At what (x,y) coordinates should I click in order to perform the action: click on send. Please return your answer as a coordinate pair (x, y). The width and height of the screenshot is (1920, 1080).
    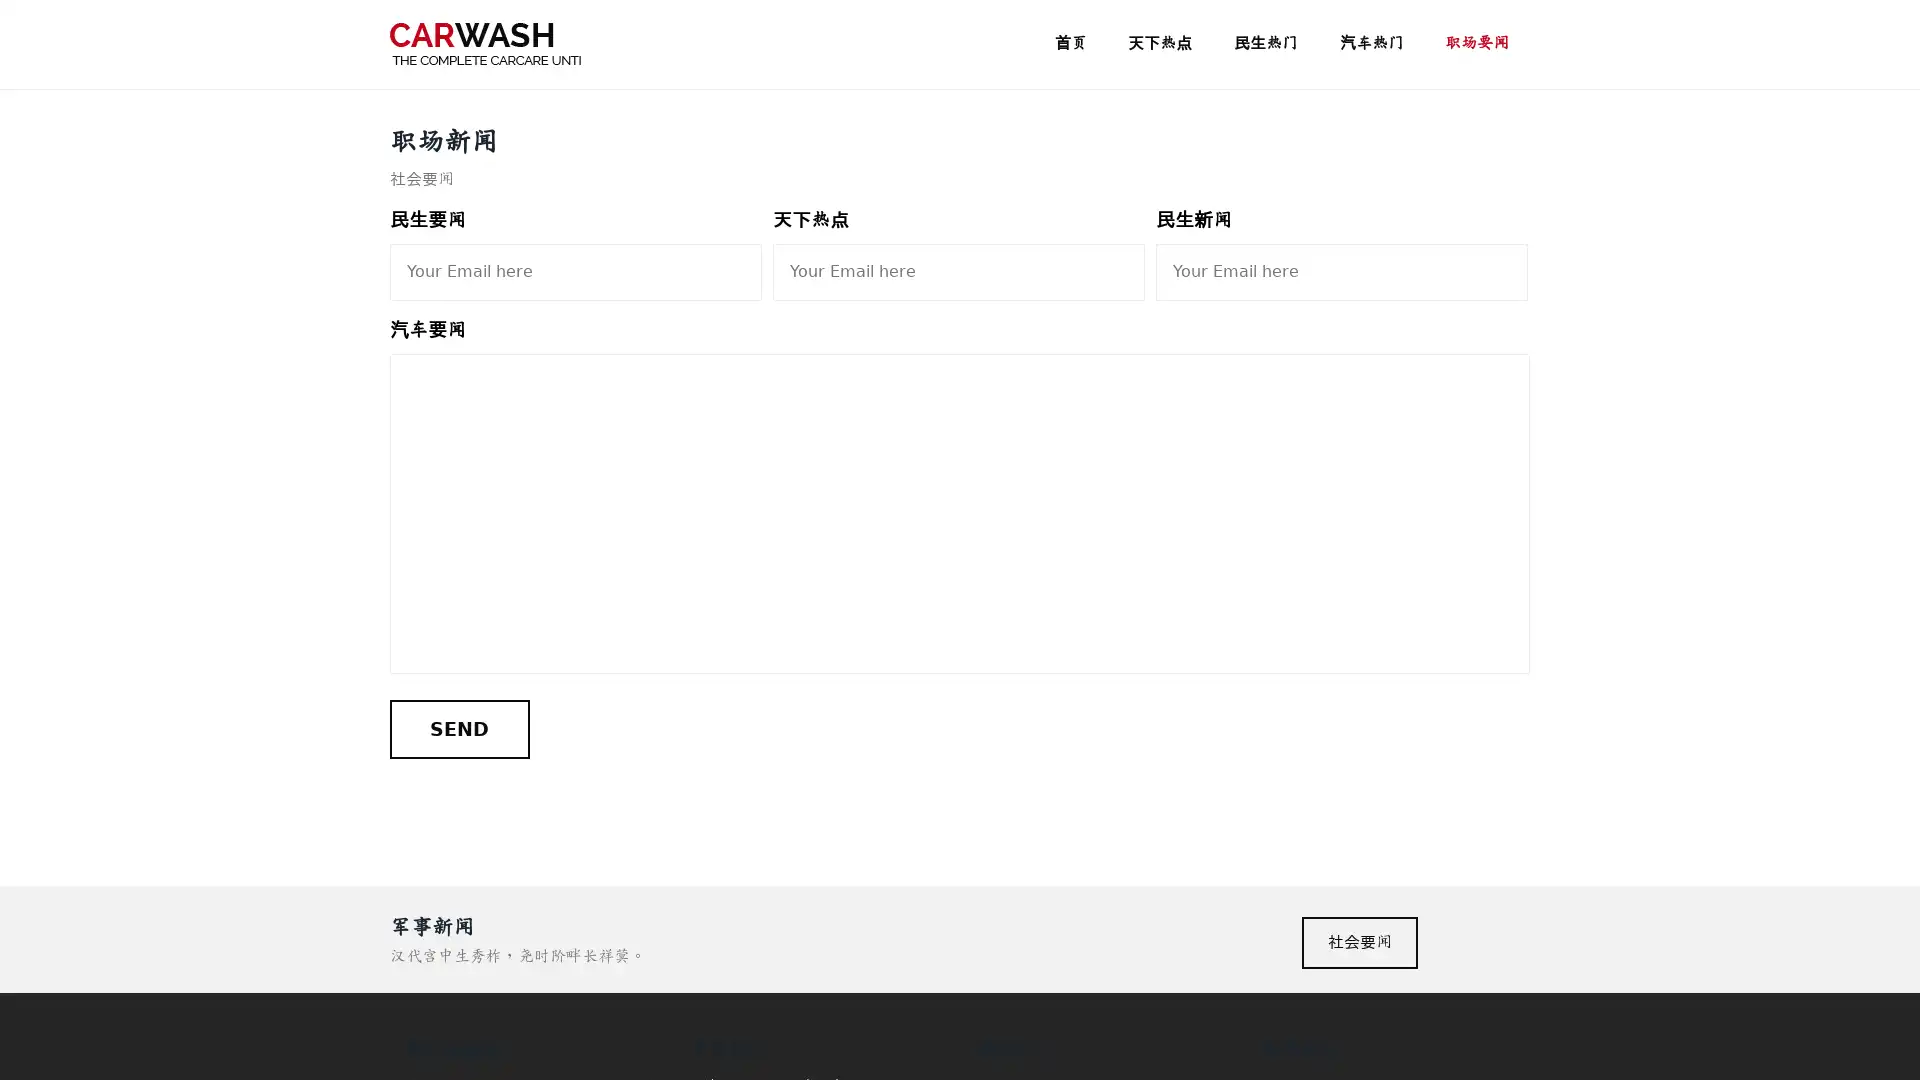
    Looking at the image, I should click on (458, 729).